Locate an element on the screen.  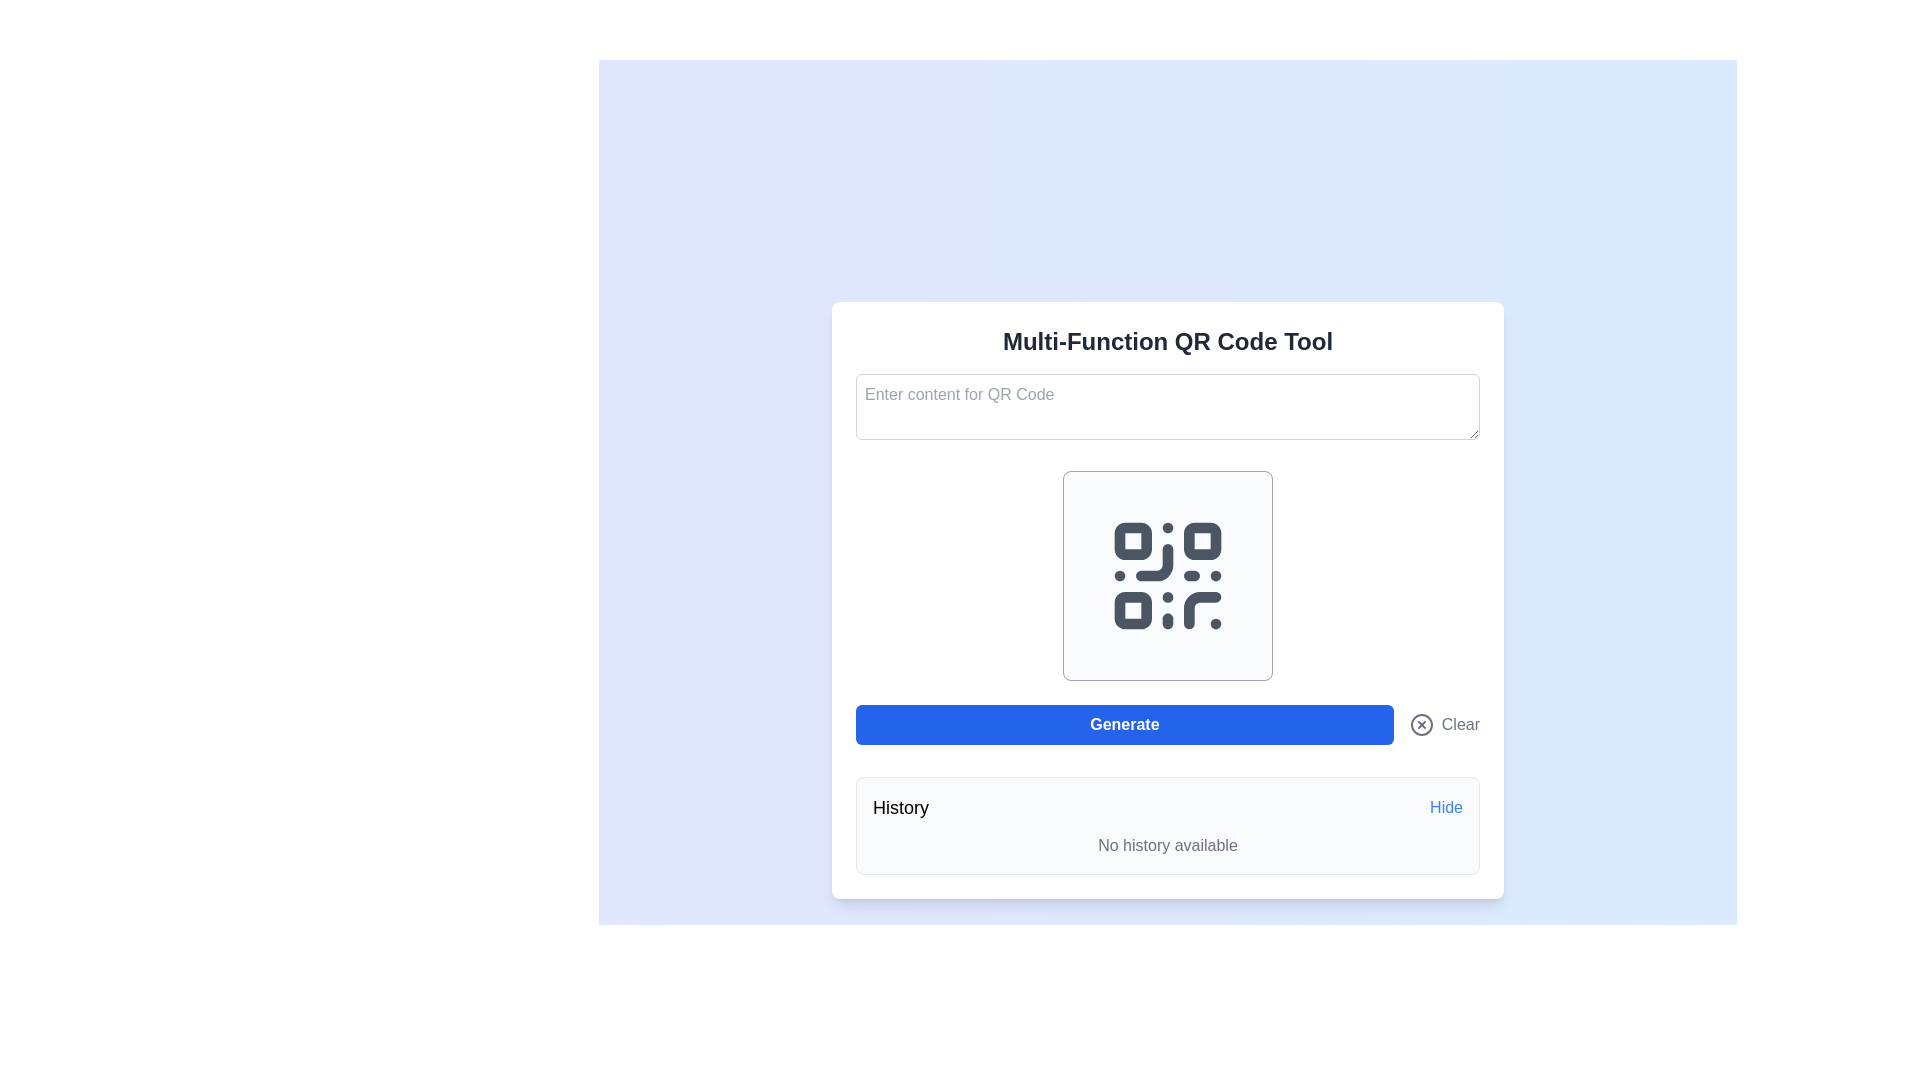
the QR code graphic, which is a dark gray icon against a light gray background with rounded borders, centrally positioned in the interface is located at coordinates (1167, 575).